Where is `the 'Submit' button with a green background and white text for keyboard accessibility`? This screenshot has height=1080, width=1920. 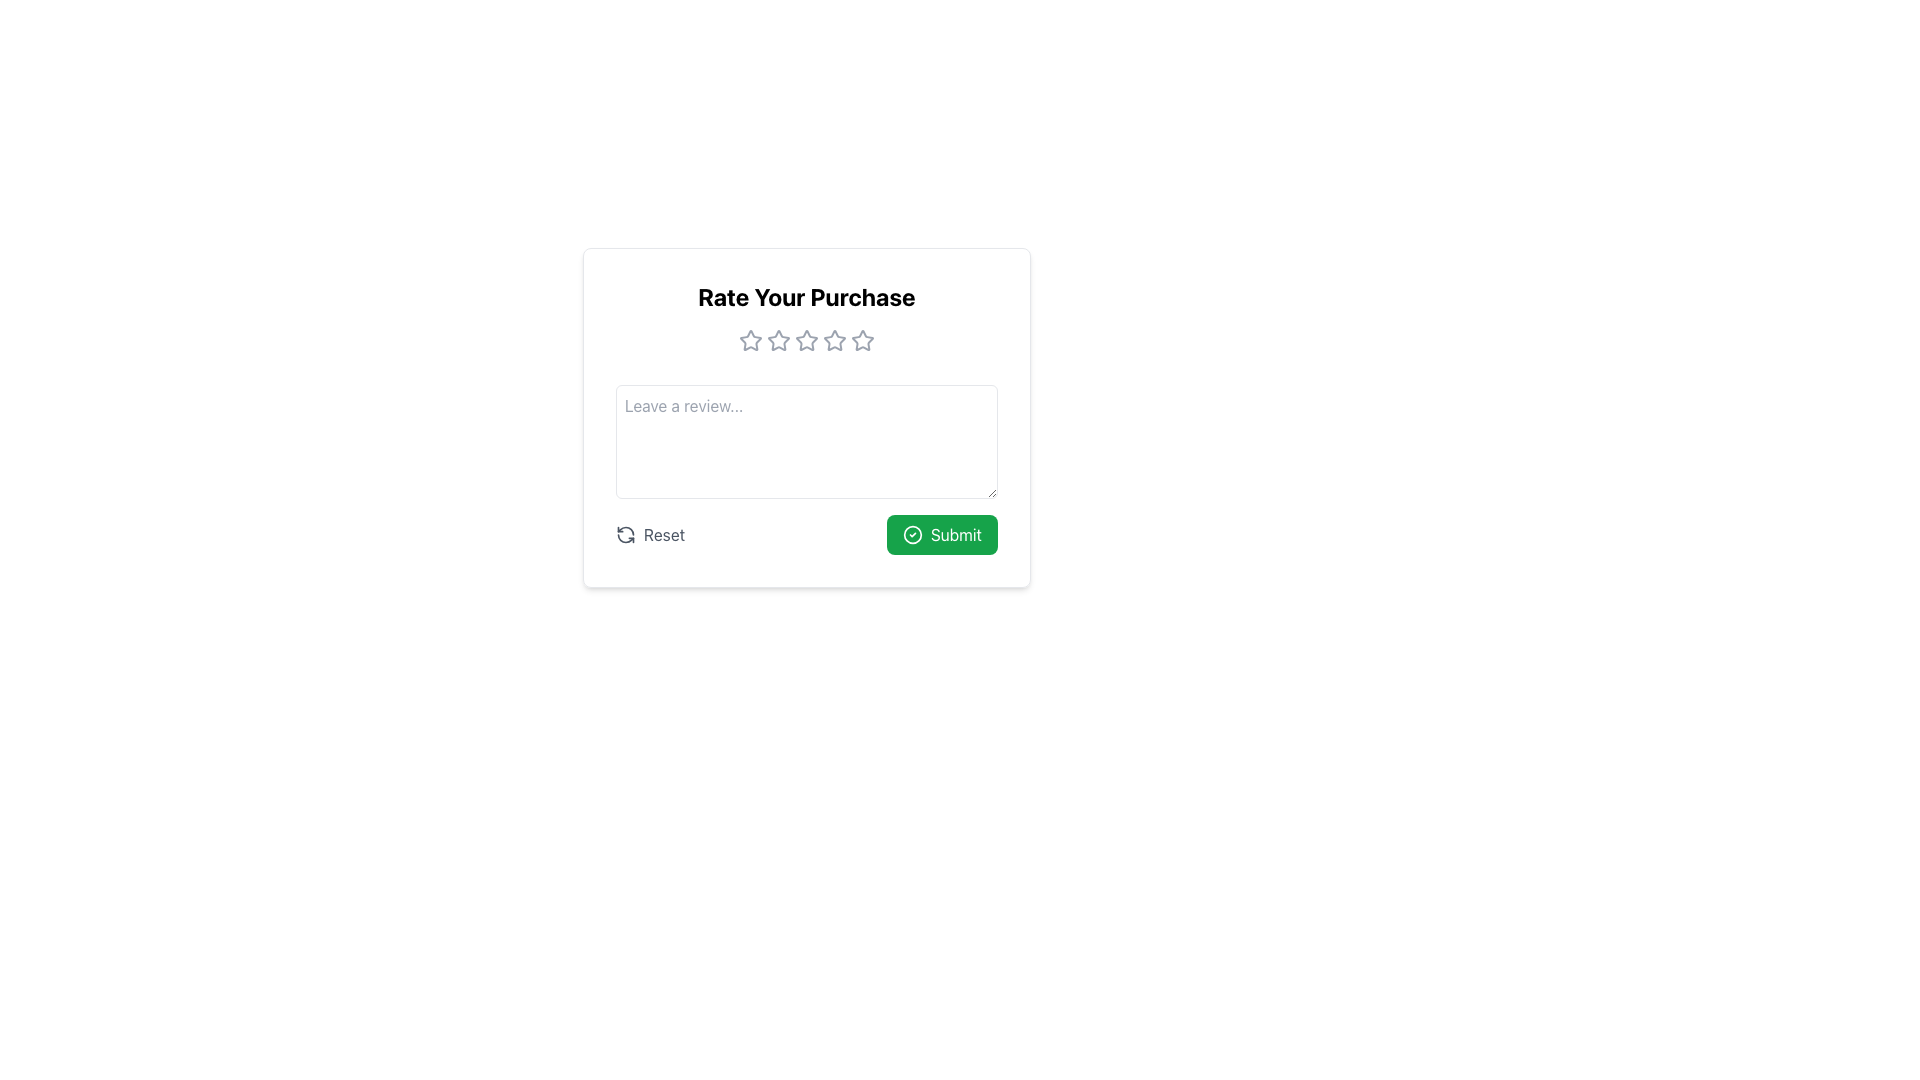 the 'Submit' button with a green background and white text for keyboard accessibility is located at coordinates (941, 534).